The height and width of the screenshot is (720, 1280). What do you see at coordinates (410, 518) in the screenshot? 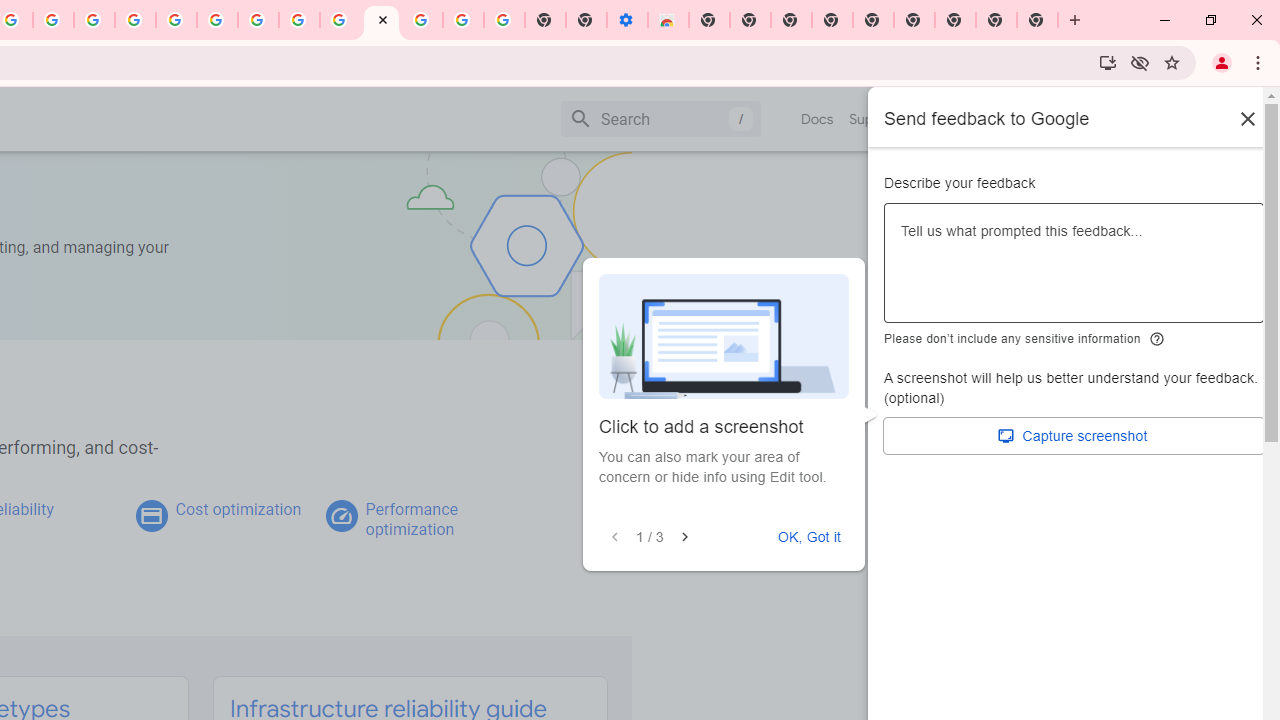
I see `'Performance optimization'` at bounding box center [410, 518].